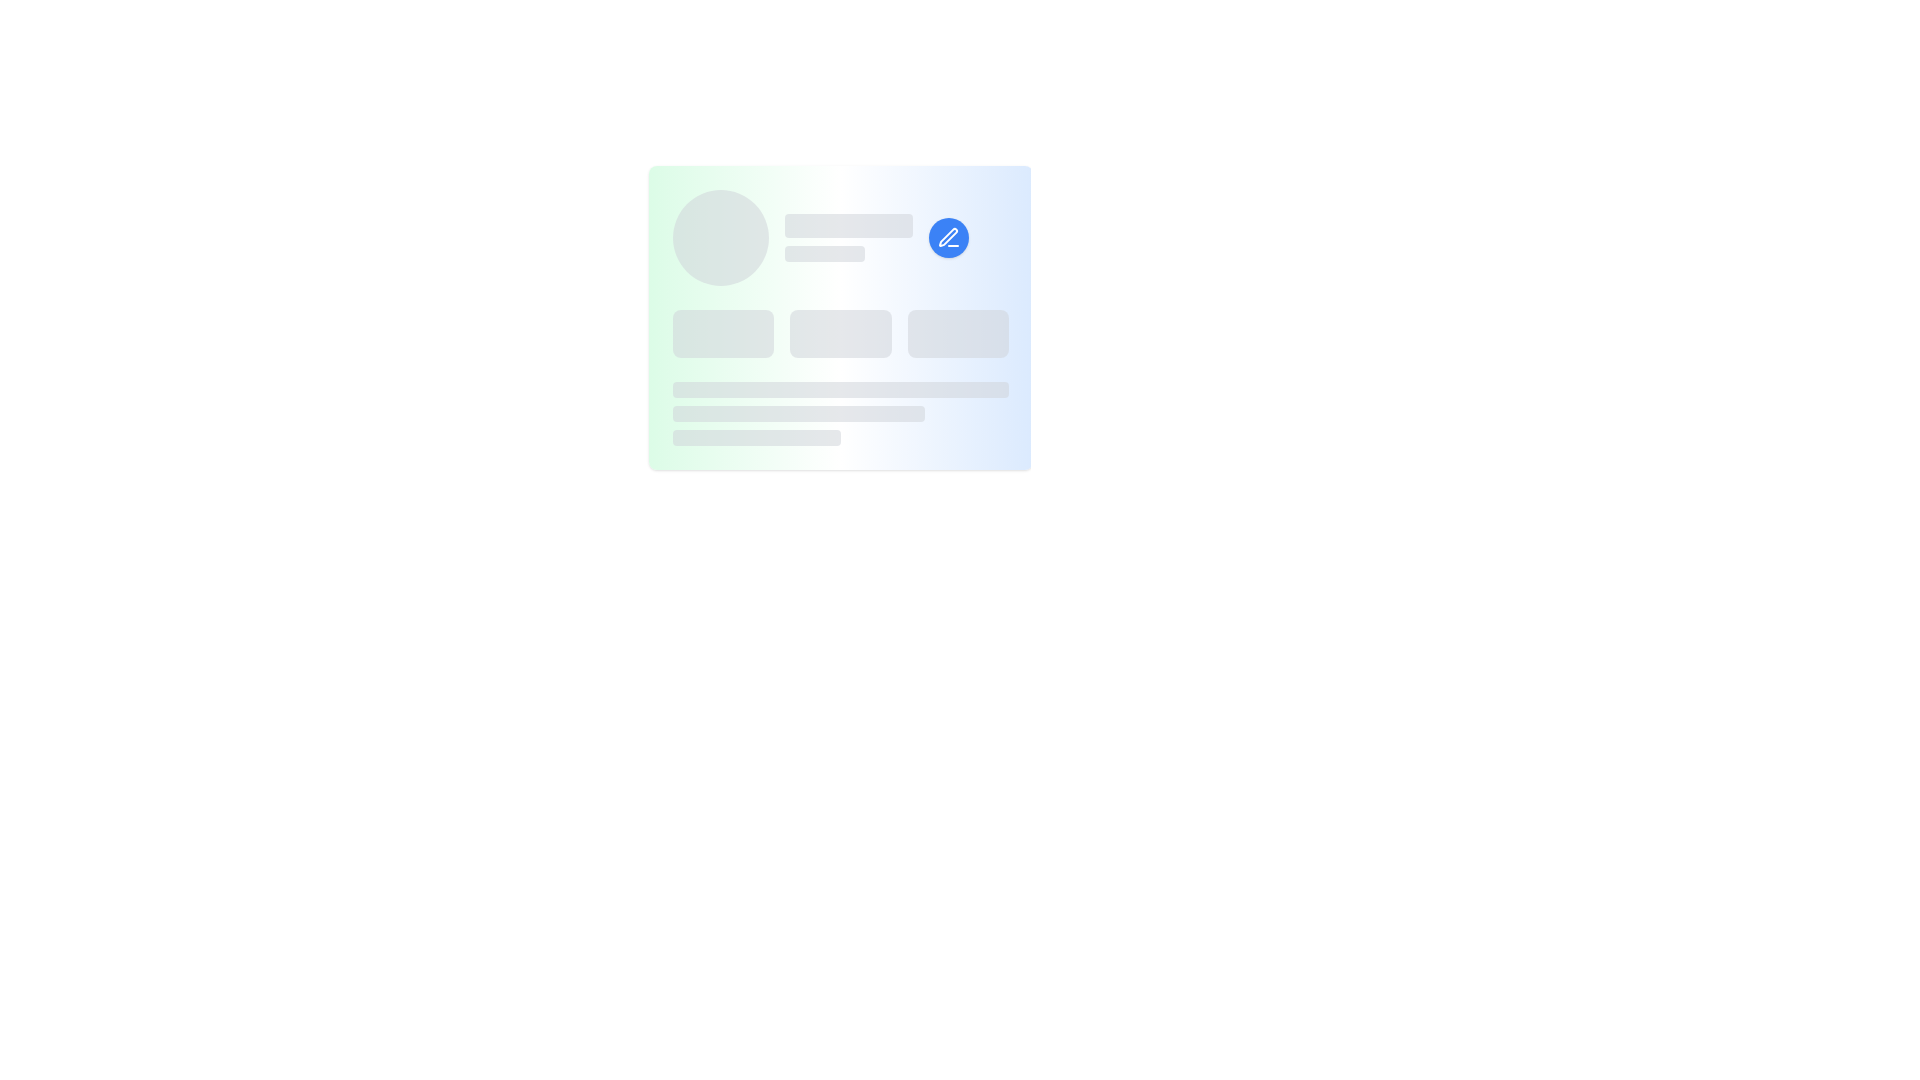 The image size is (1920, 1080). Describe the element at coordinates (797, 412) in the screenshot. I see `the second skeleton loader bar, which is a light gray, horizontally-aligned rectangular placeholder with rounded edges, located in the middle of three similar bars` at that location.